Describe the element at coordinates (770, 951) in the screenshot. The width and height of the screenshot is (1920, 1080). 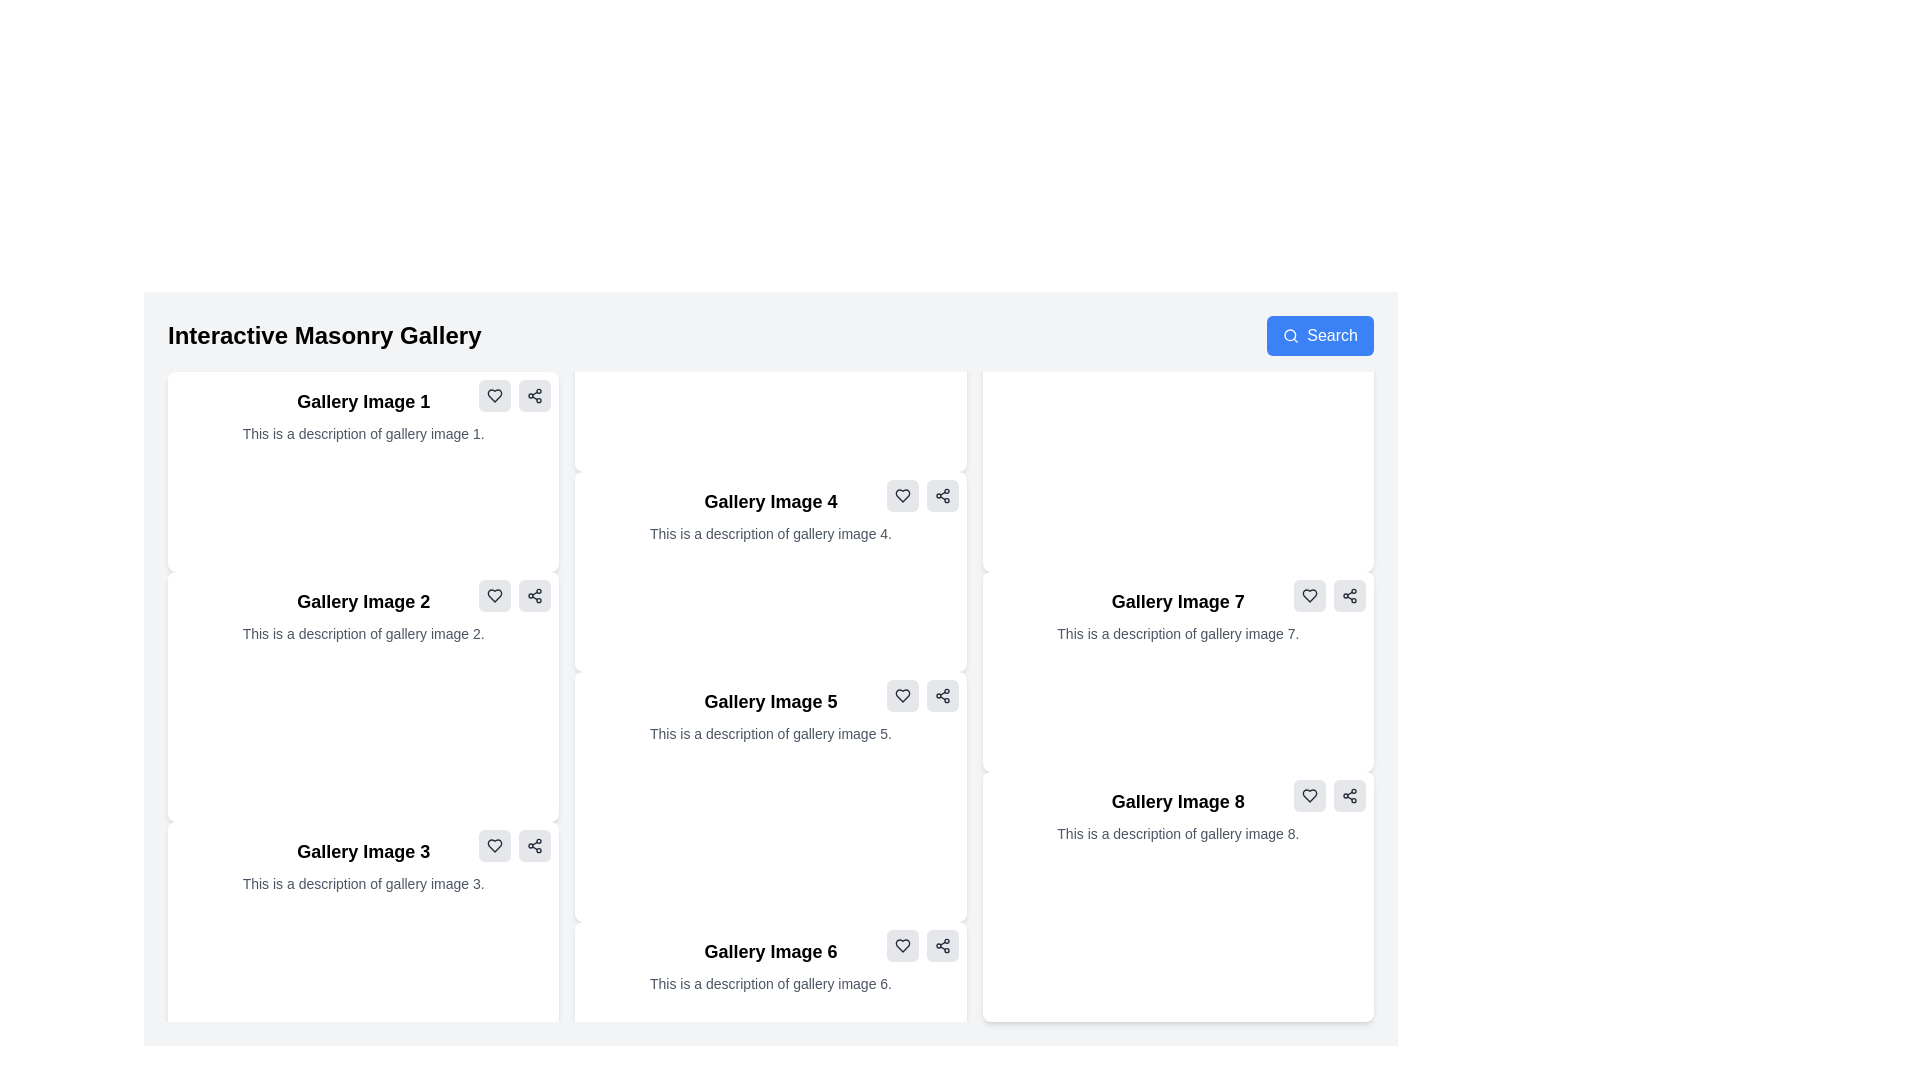
I see `text of the title label for the sixth gallery item located at the bottom center of the gallery layout` at that location.